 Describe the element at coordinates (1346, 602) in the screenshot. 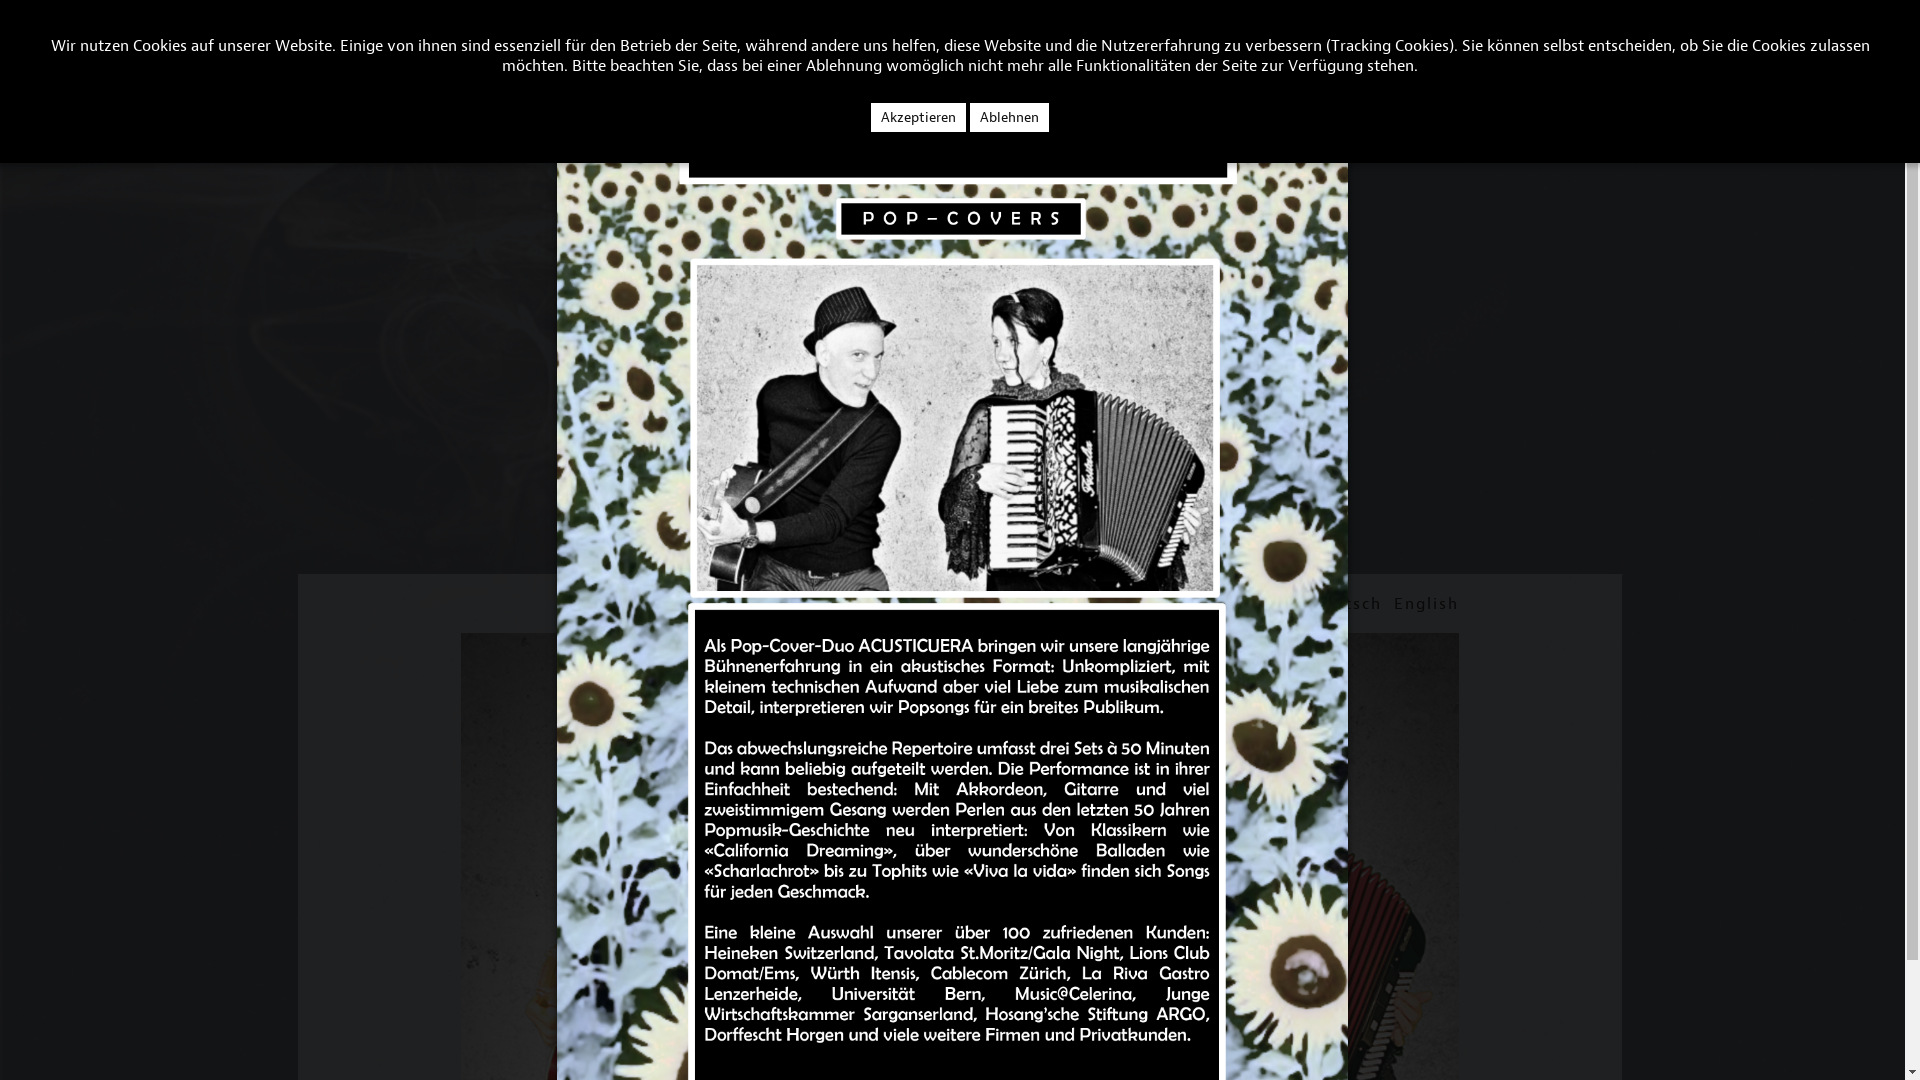

I see `'Deutsch'` at that location.